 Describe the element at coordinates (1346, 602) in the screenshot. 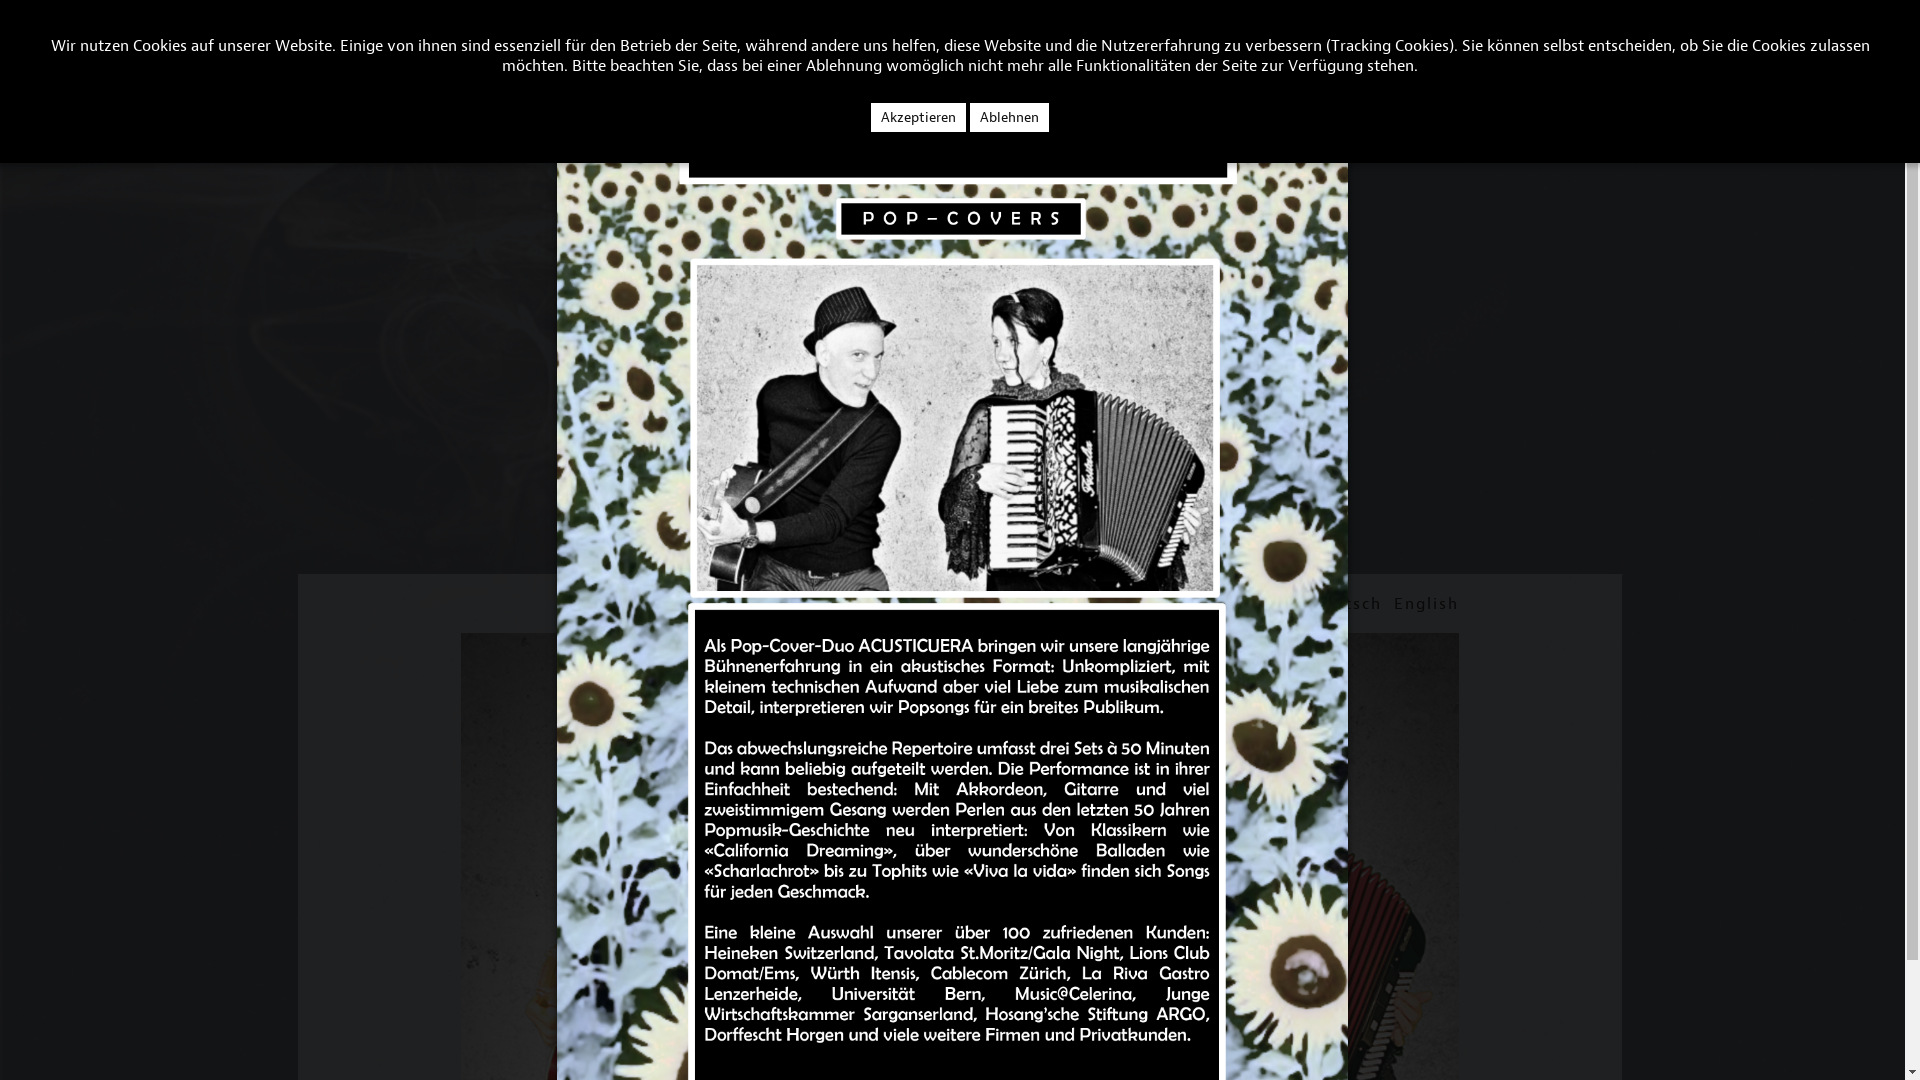

I see `'Deutsch'` at that location.